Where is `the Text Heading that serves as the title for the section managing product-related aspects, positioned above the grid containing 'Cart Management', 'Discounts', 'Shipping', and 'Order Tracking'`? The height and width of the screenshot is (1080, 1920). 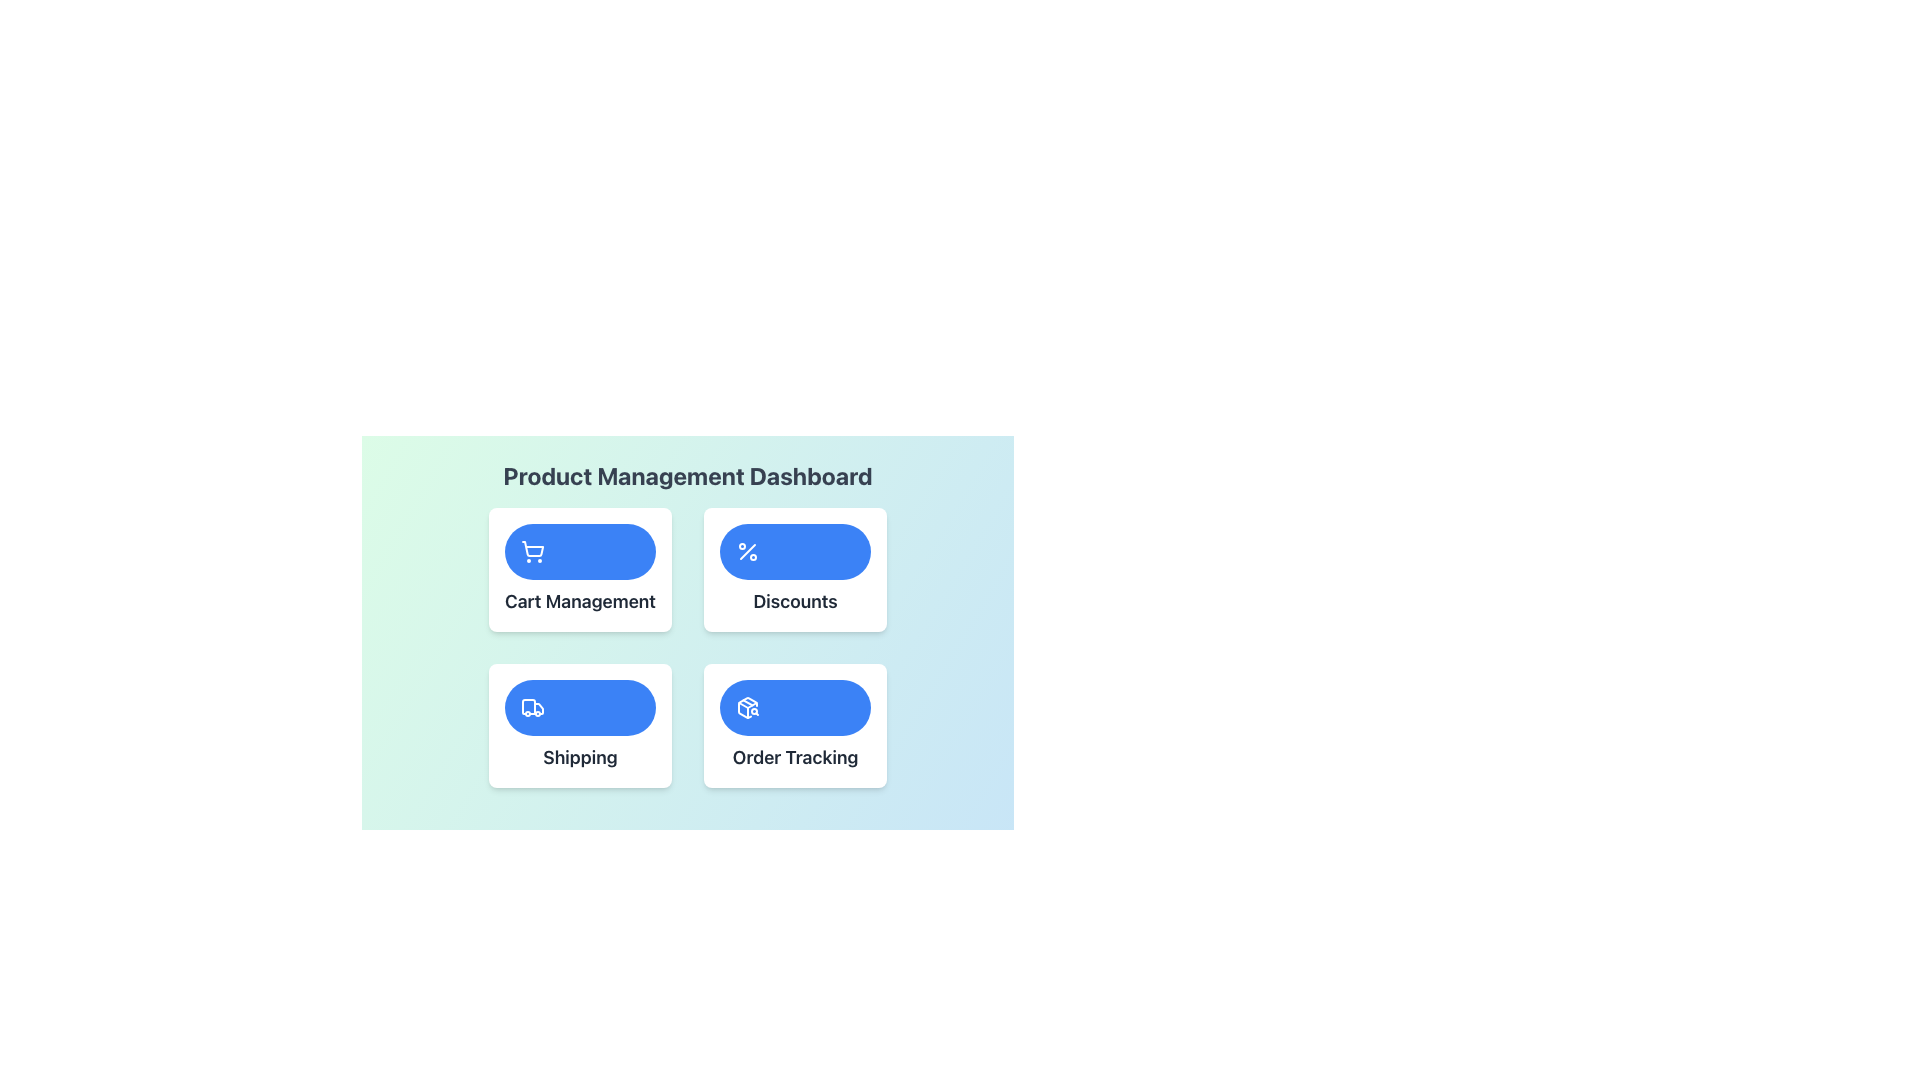
the Text Heading that serves as the title for the section managing product-related aspects, positioned above the grid containing 'Cart Management', 'Discounts', 'Shipping', and 'Order Tracking' is located at coordinates (687, 475).